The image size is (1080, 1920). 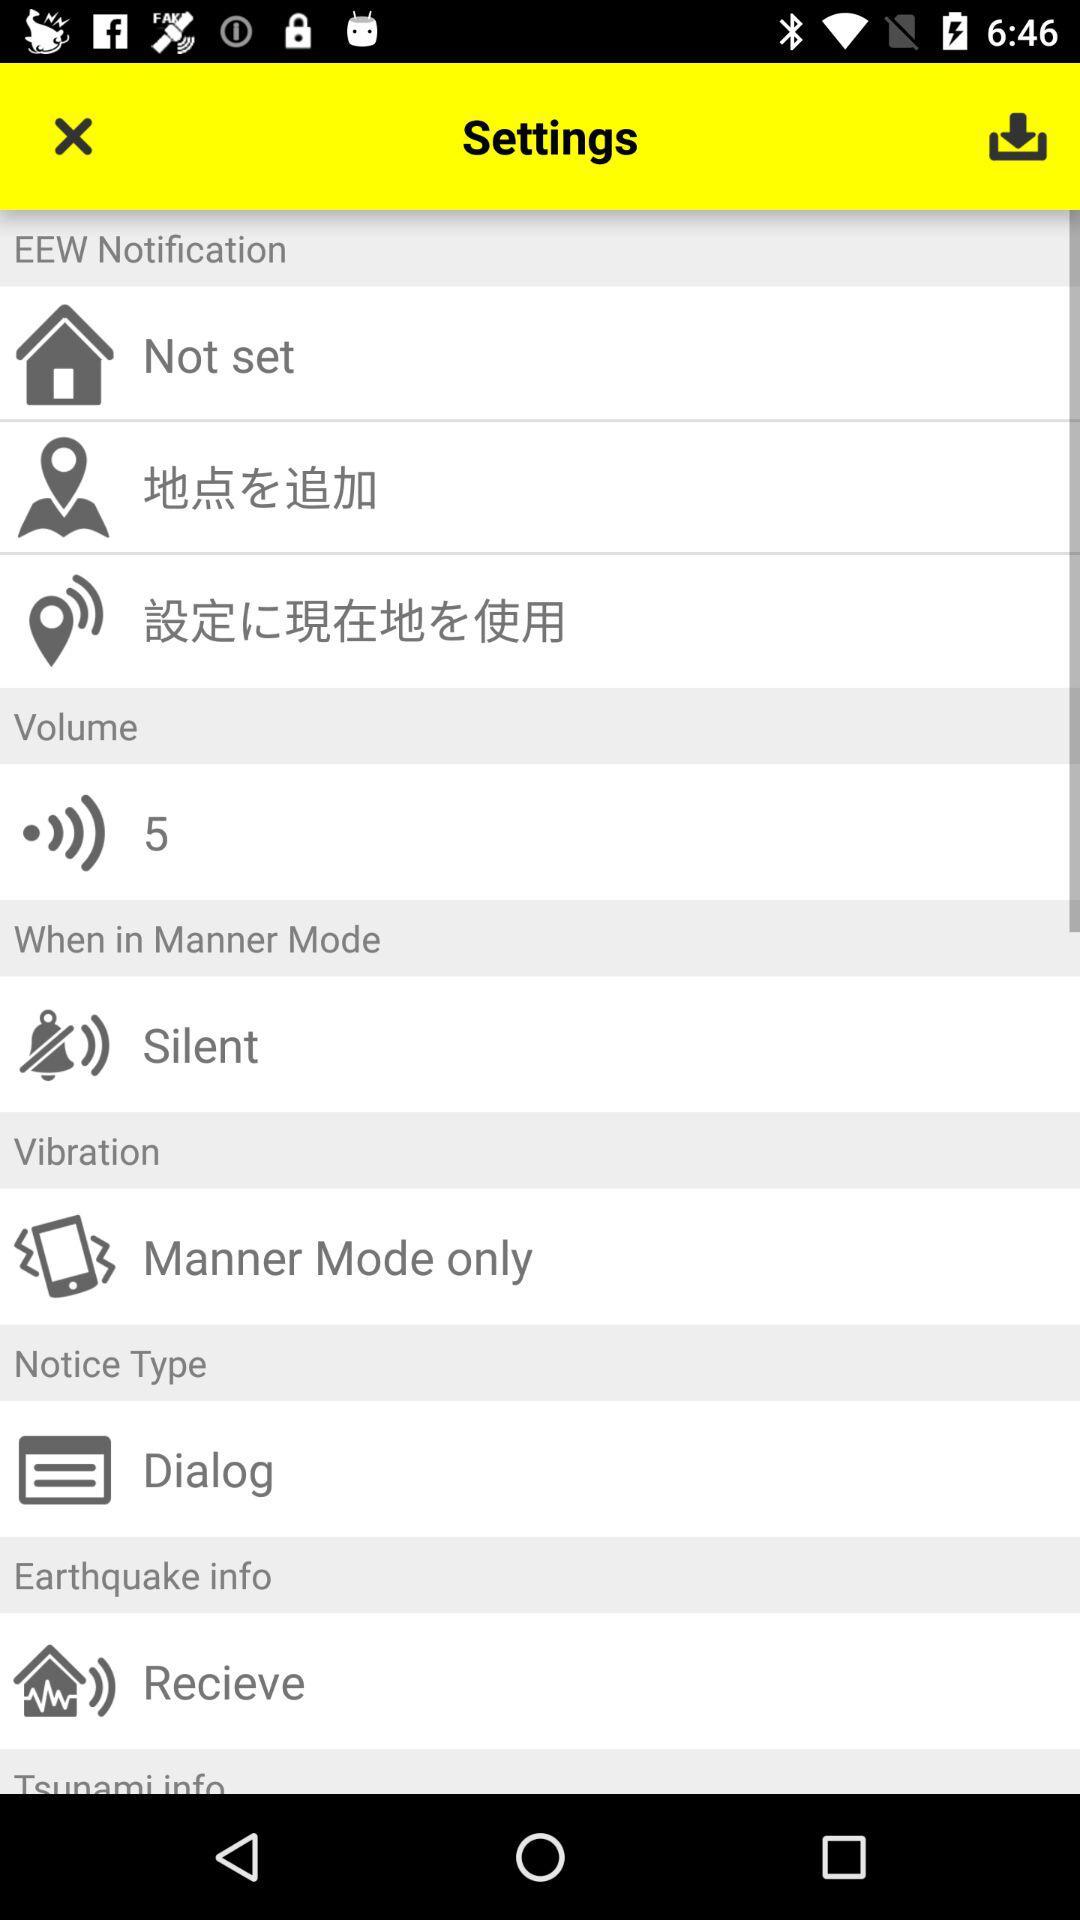 What do you see at coordinates (603, 1043) in the screenshot?
I see `the silent icon` at bounding box center [603, 1043].